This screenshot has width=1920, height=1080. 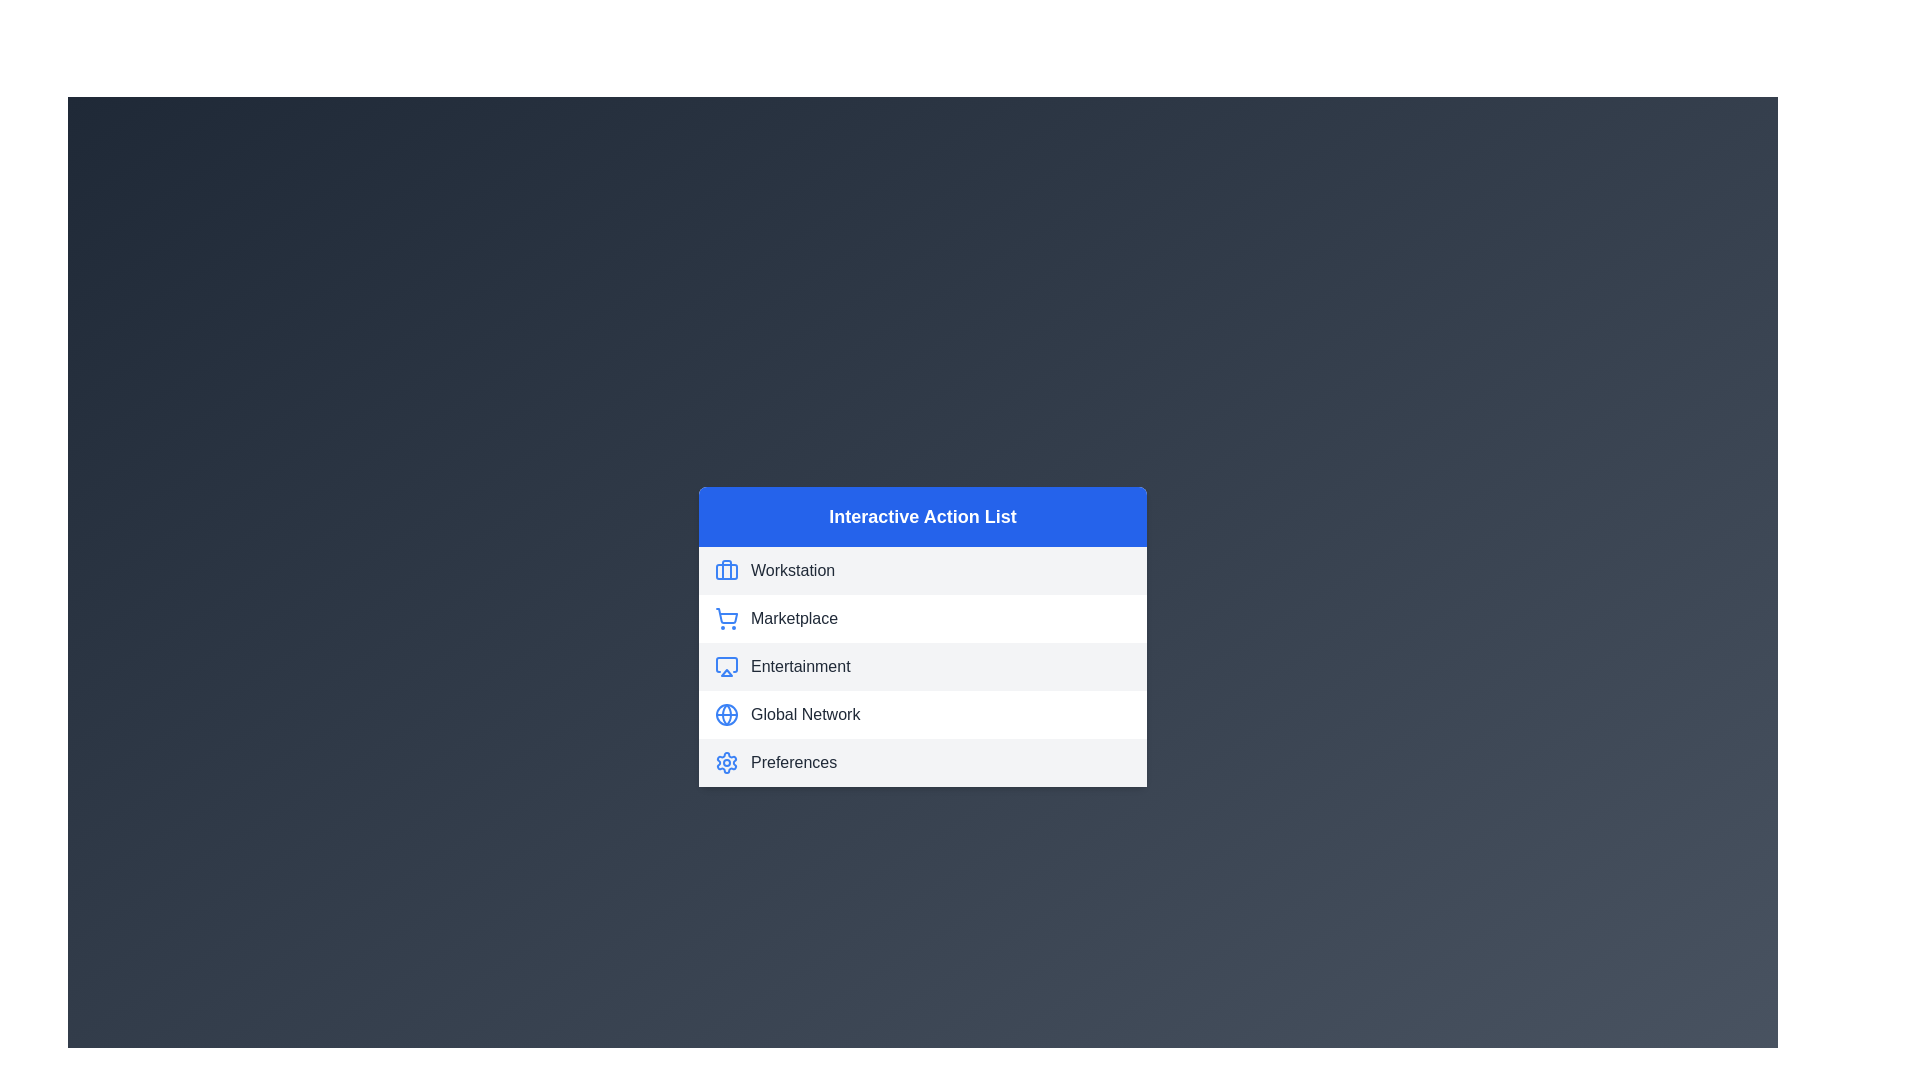 I want to click on text of the 'Workstation' label located in the first option of the 'Interactive Action List' menu, which is positioned to the right of the briefcase icon, so click(x=792, y=570).